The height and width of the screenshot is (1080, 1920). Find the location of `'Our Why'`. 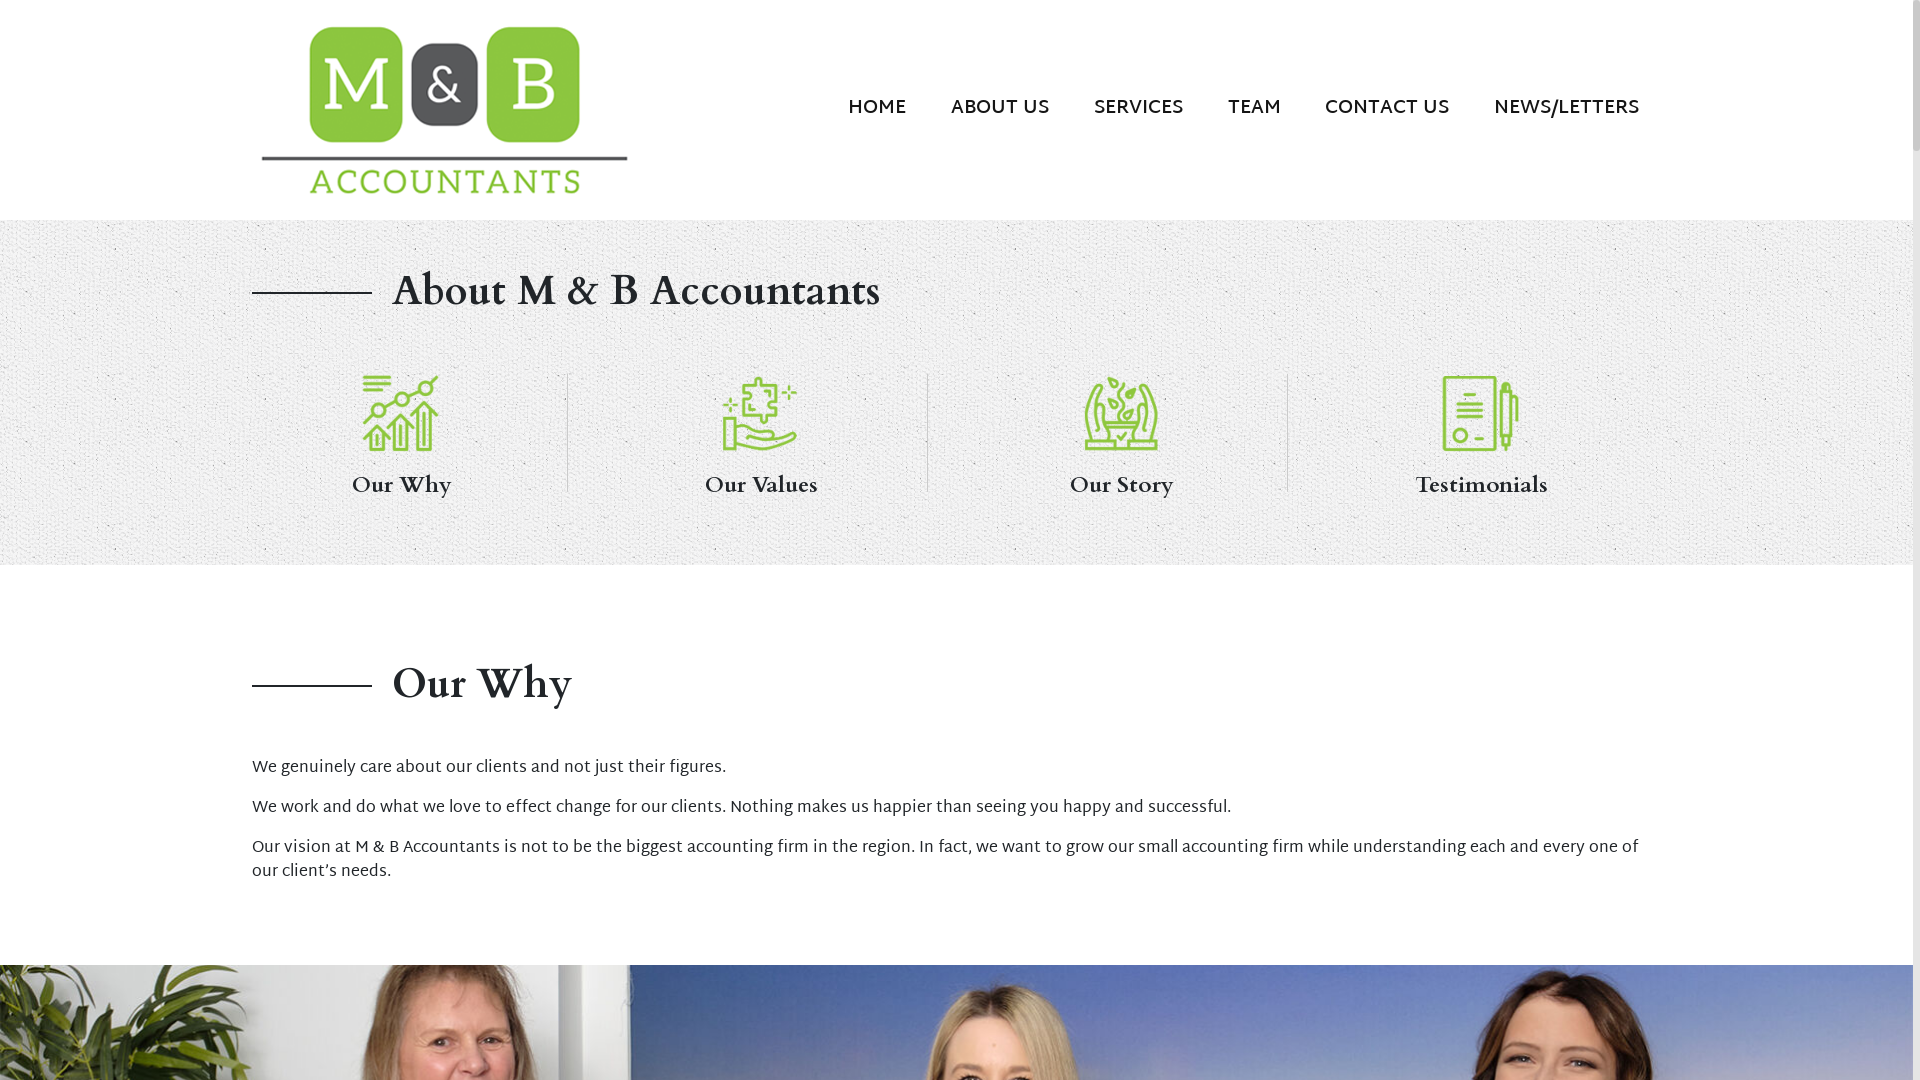

'Our Why' is located at coordinates (401, 412).